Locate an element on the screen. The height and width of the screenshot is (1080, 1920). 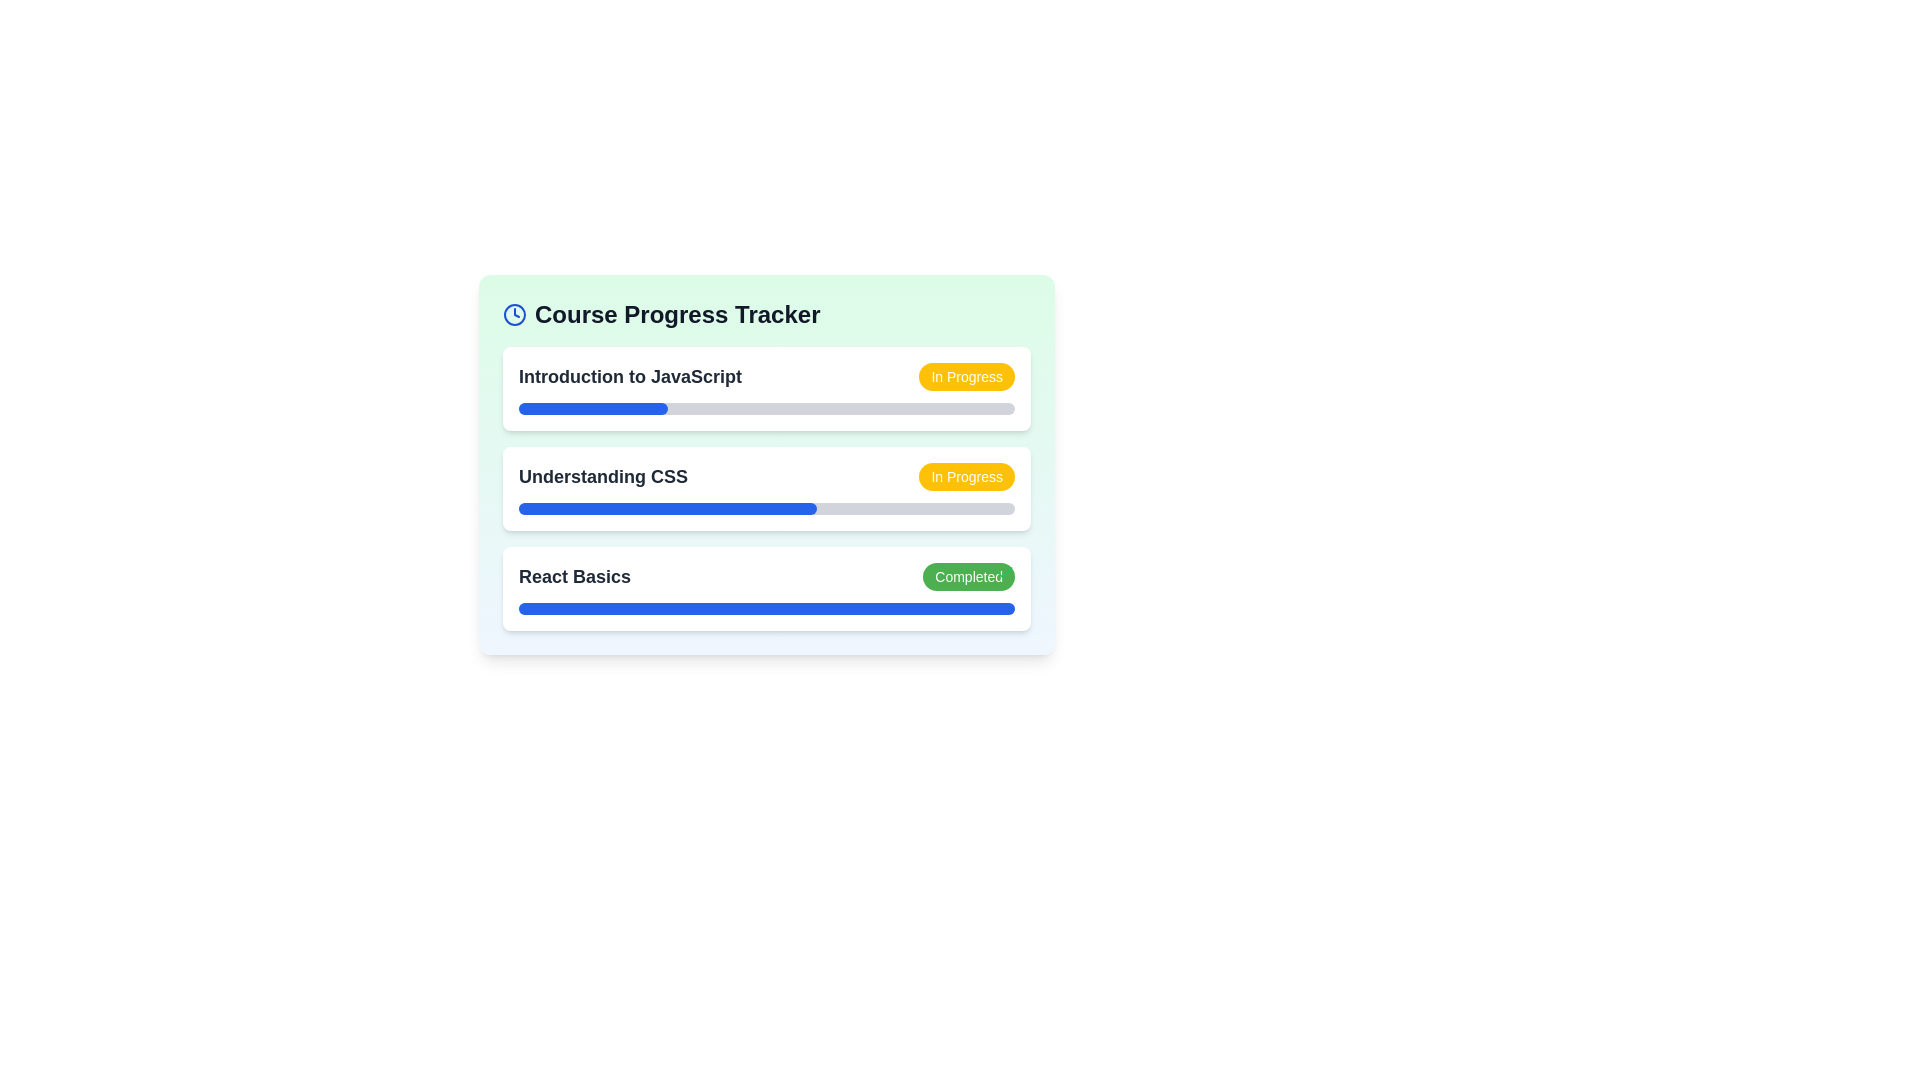
the 'React Basics' course entry in the progress tracker which shows its completion status as 'Completed' is located at coordinates (766, 577).